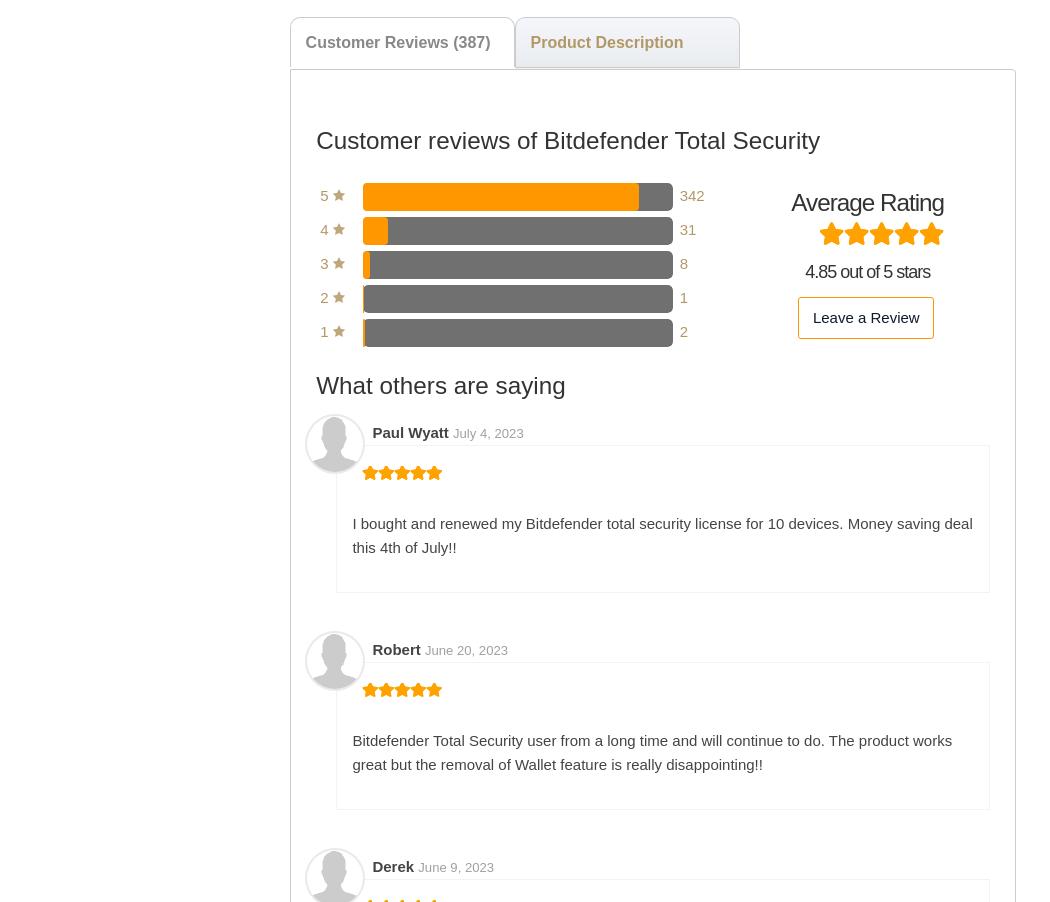  What do you see at coordinates (395, 866) in the screenshot?
I see `'Derek'` at bounding box center [395, 866].